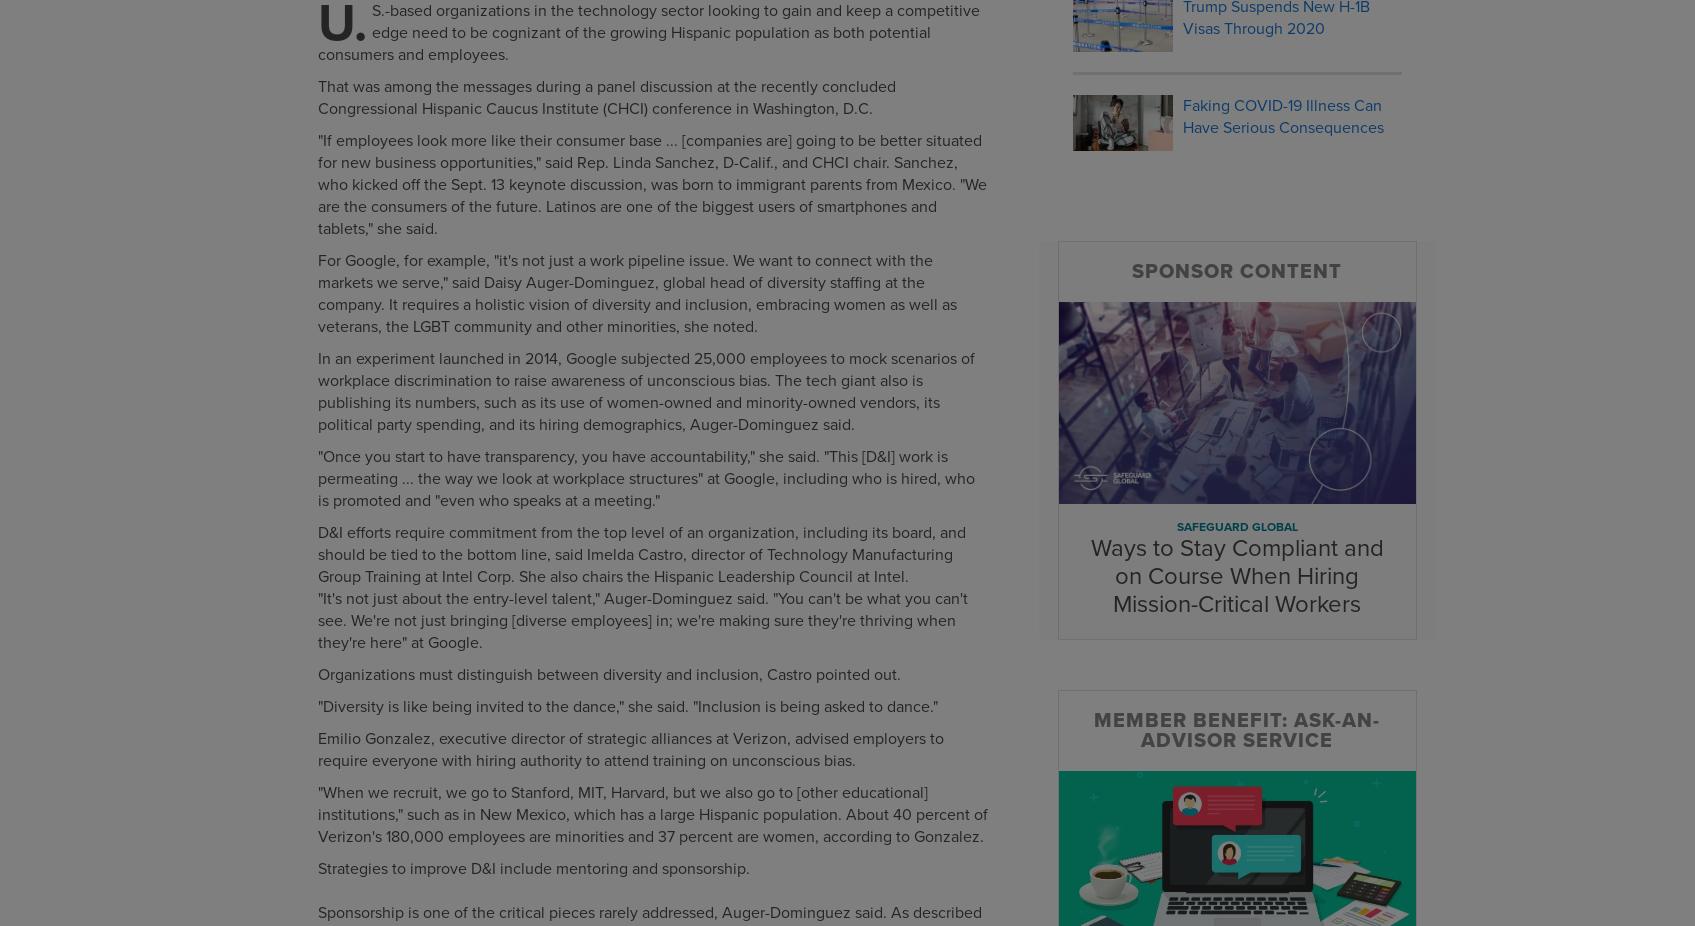 Image resolution: width=1695 pixels, height=926 pixels. Describe the element at coordinates (650, 184) in the screenshot. I see `'"If employees look more like their consumer base ... [companies are] going to be better situated for new business opportunities," said Rep. Linda Sanchez, D-Calif., and CHCI chair. Sanchez, who kicked off the Sept. 13 keynote discussion, was born to immigrant parents from Mexico. "We are the consumers of the future. Latinos are one of the biggest users of smartphones and tablets," she said.'` at that location.